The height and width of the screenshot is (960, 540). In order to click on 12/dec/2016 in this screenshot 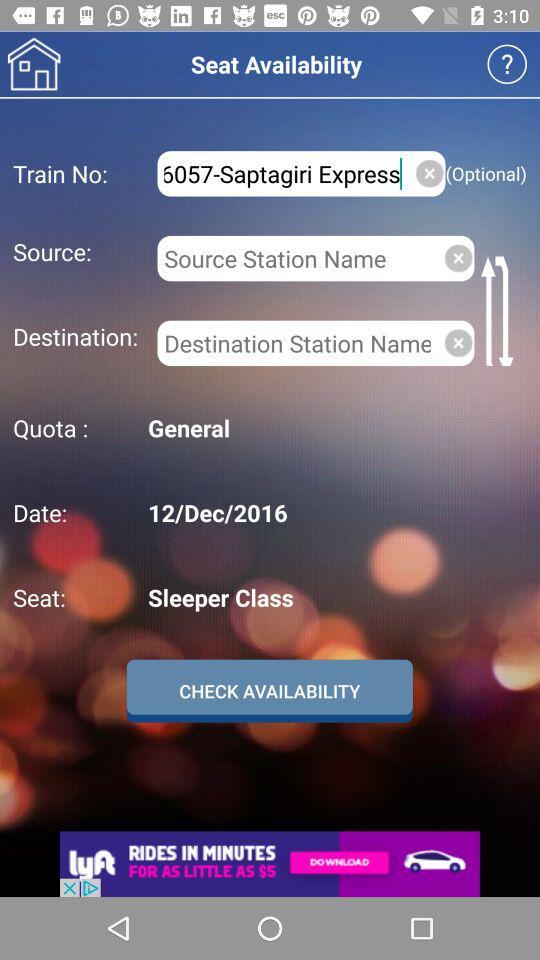, I will do `click(334, 511)`.